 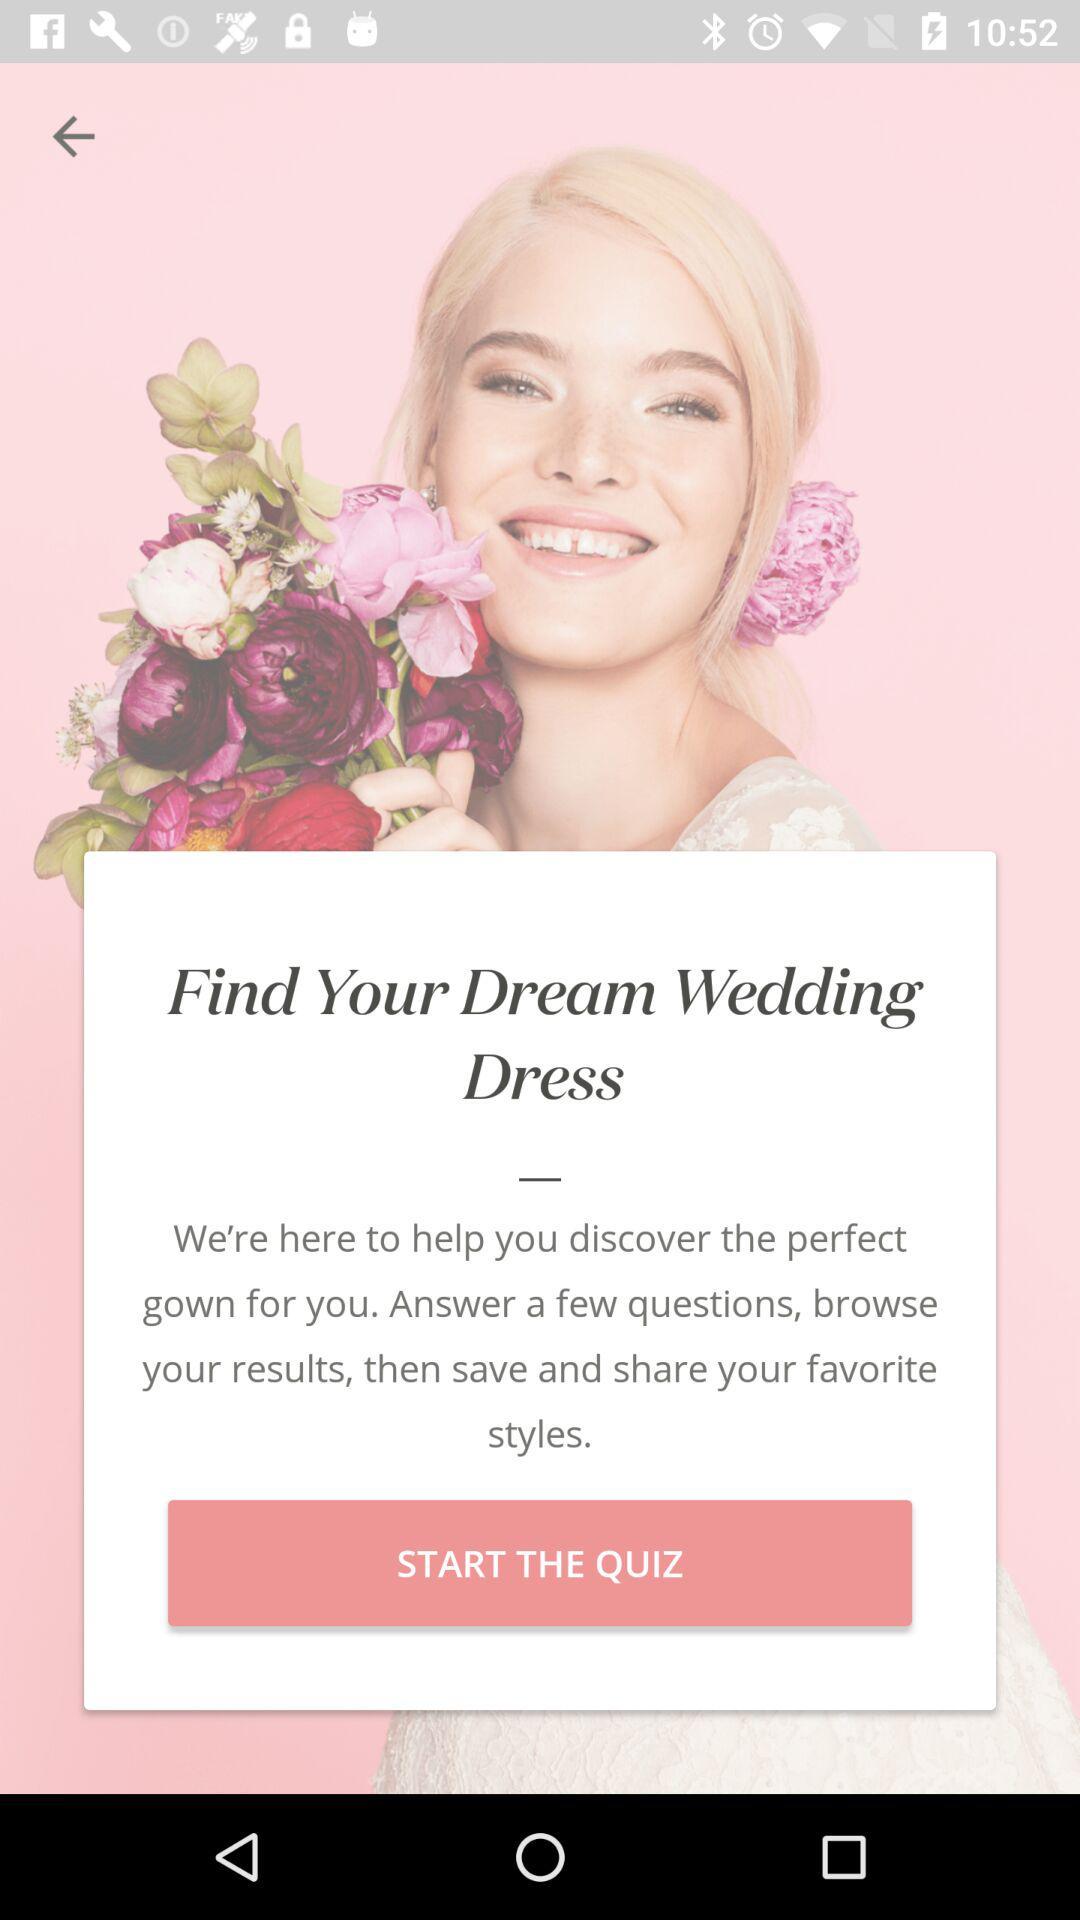 What do you see at coordinates (72, 135) in the screenshot?
I see `to return` at bounding box center [72, 135].